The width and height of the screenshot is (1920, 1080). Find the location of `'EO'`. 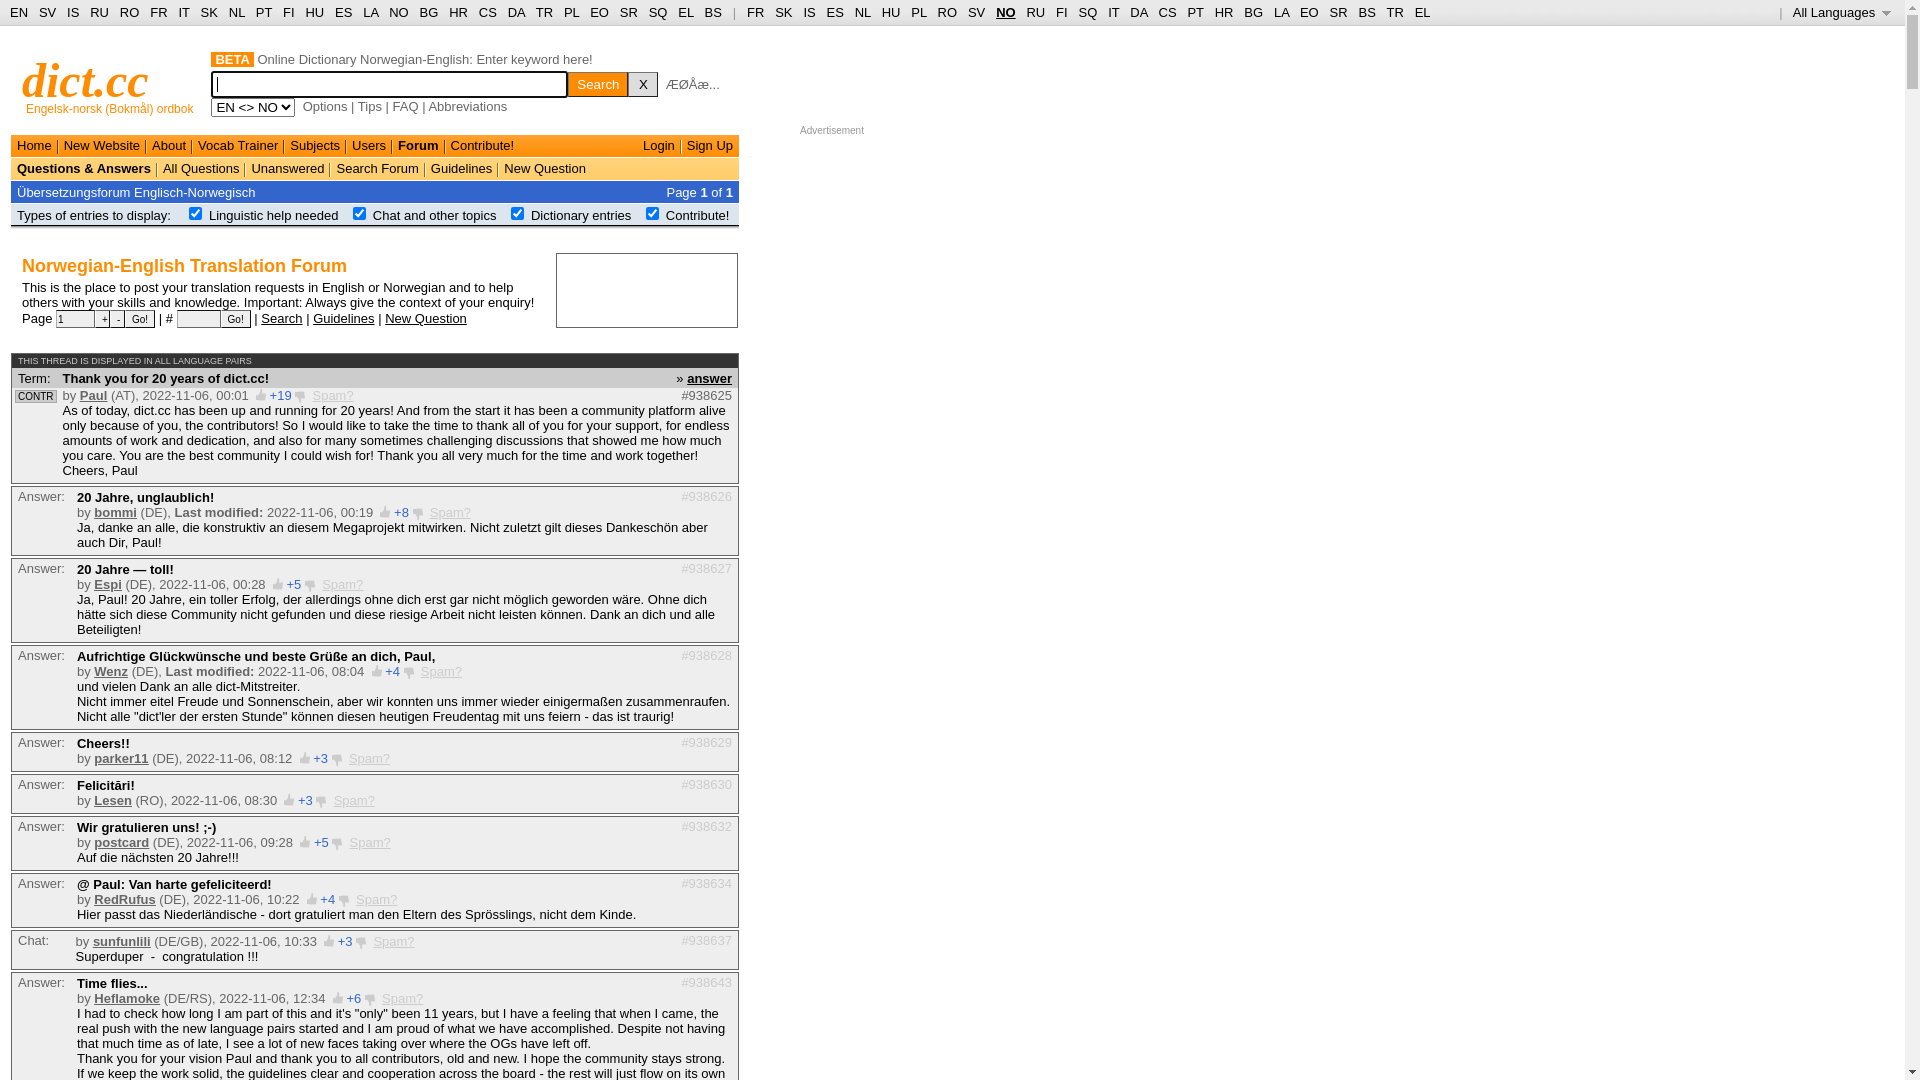

'EO' is located at coordinates (598, 12).